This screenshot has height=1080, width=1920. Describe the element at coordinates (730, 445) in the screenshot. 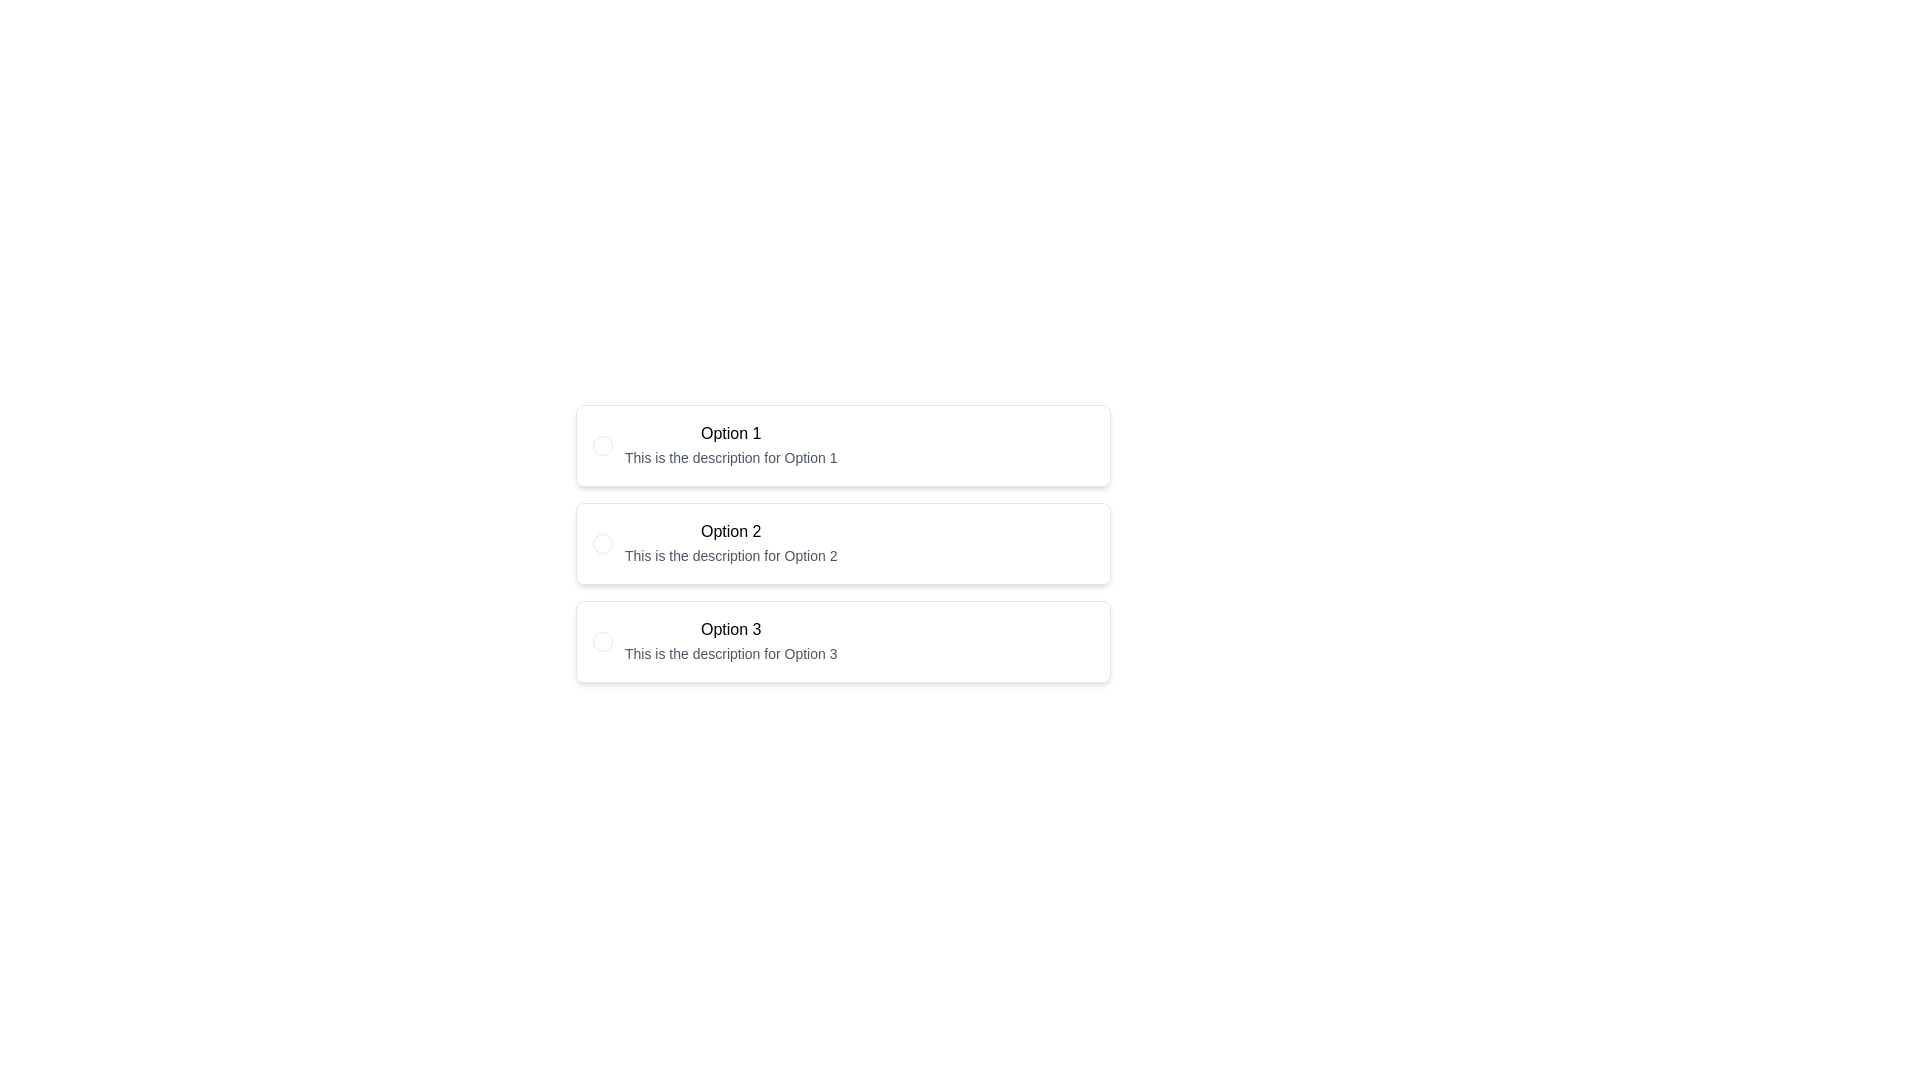

I see `the first radio button option in the vertically arranged list` at that location.